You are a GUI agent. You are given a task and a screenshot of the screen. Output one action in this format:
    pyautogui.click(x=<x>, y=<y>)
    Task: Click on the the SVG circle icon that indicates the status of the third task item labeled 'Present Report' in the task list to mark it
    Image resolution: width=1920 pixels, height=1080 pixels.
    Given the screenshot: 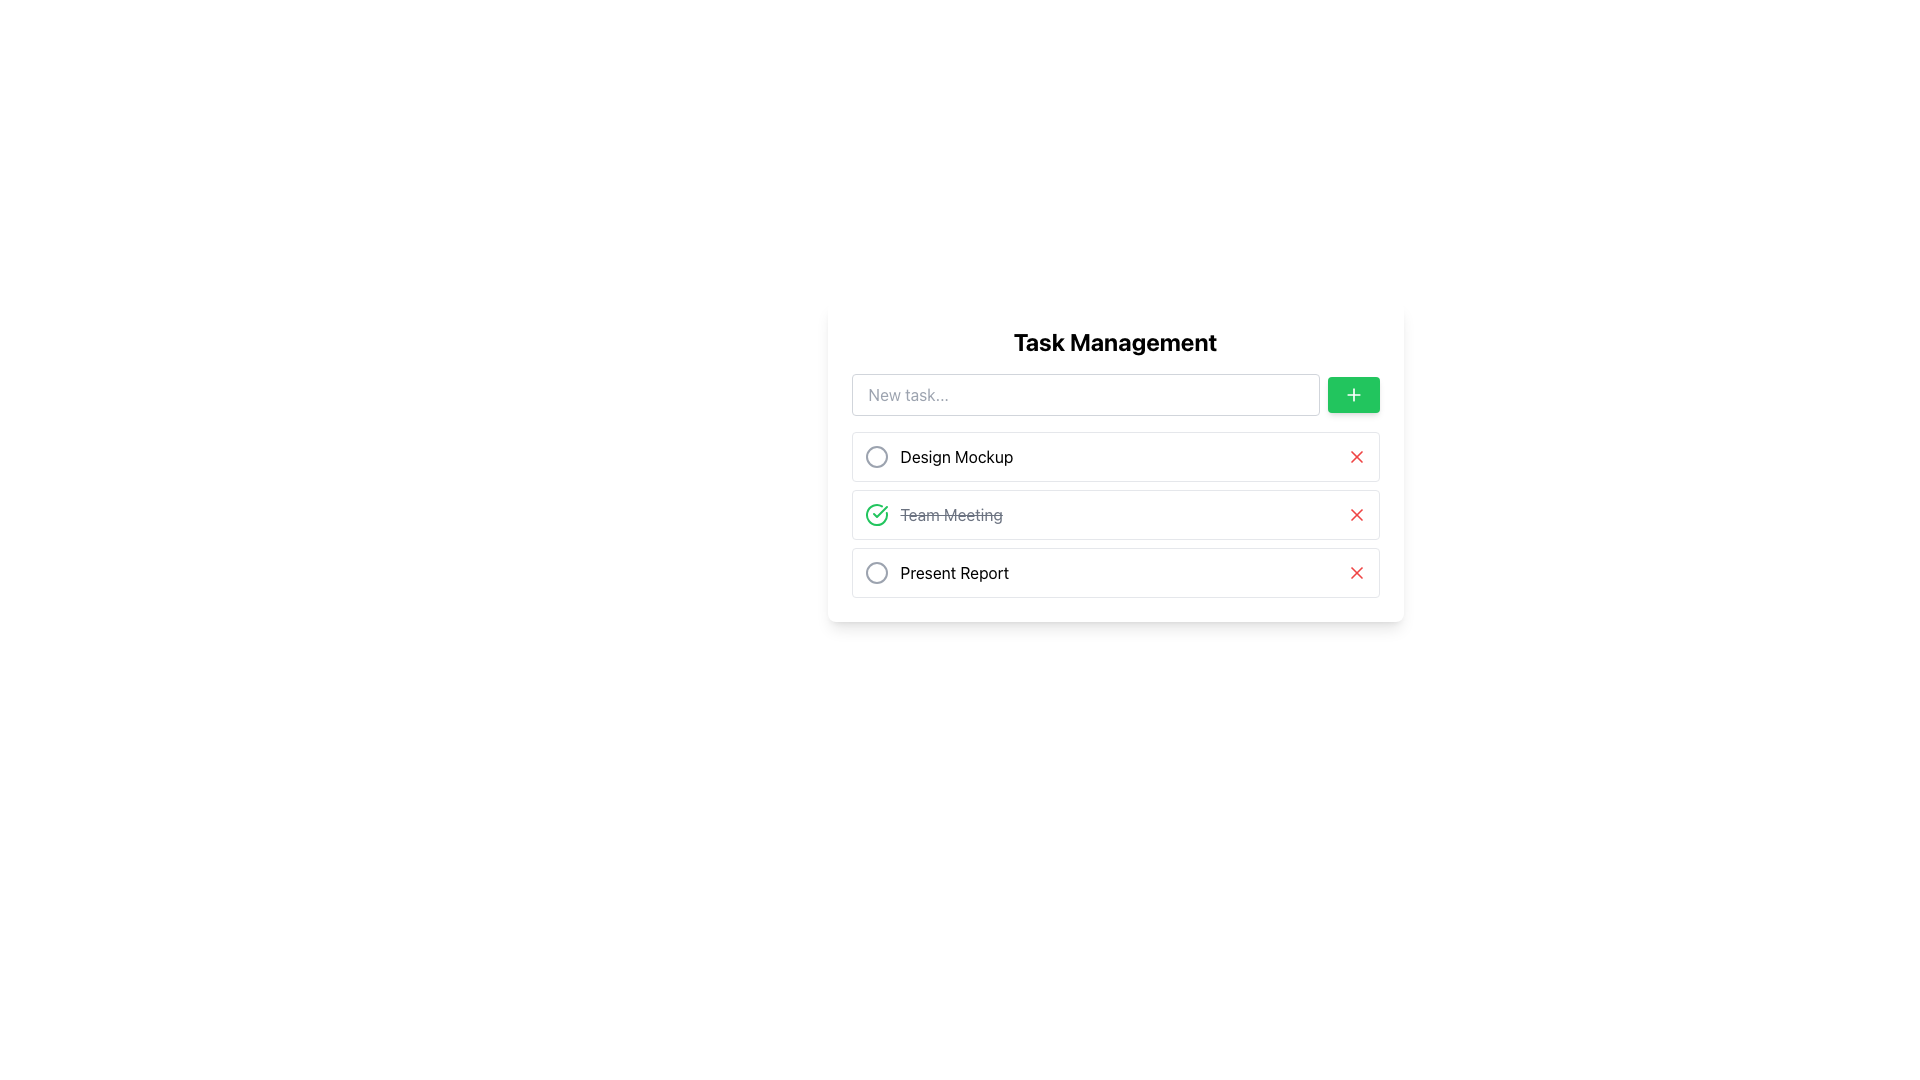 What is the action you would take?
    pyautogui.click(x=876, y=573)
    